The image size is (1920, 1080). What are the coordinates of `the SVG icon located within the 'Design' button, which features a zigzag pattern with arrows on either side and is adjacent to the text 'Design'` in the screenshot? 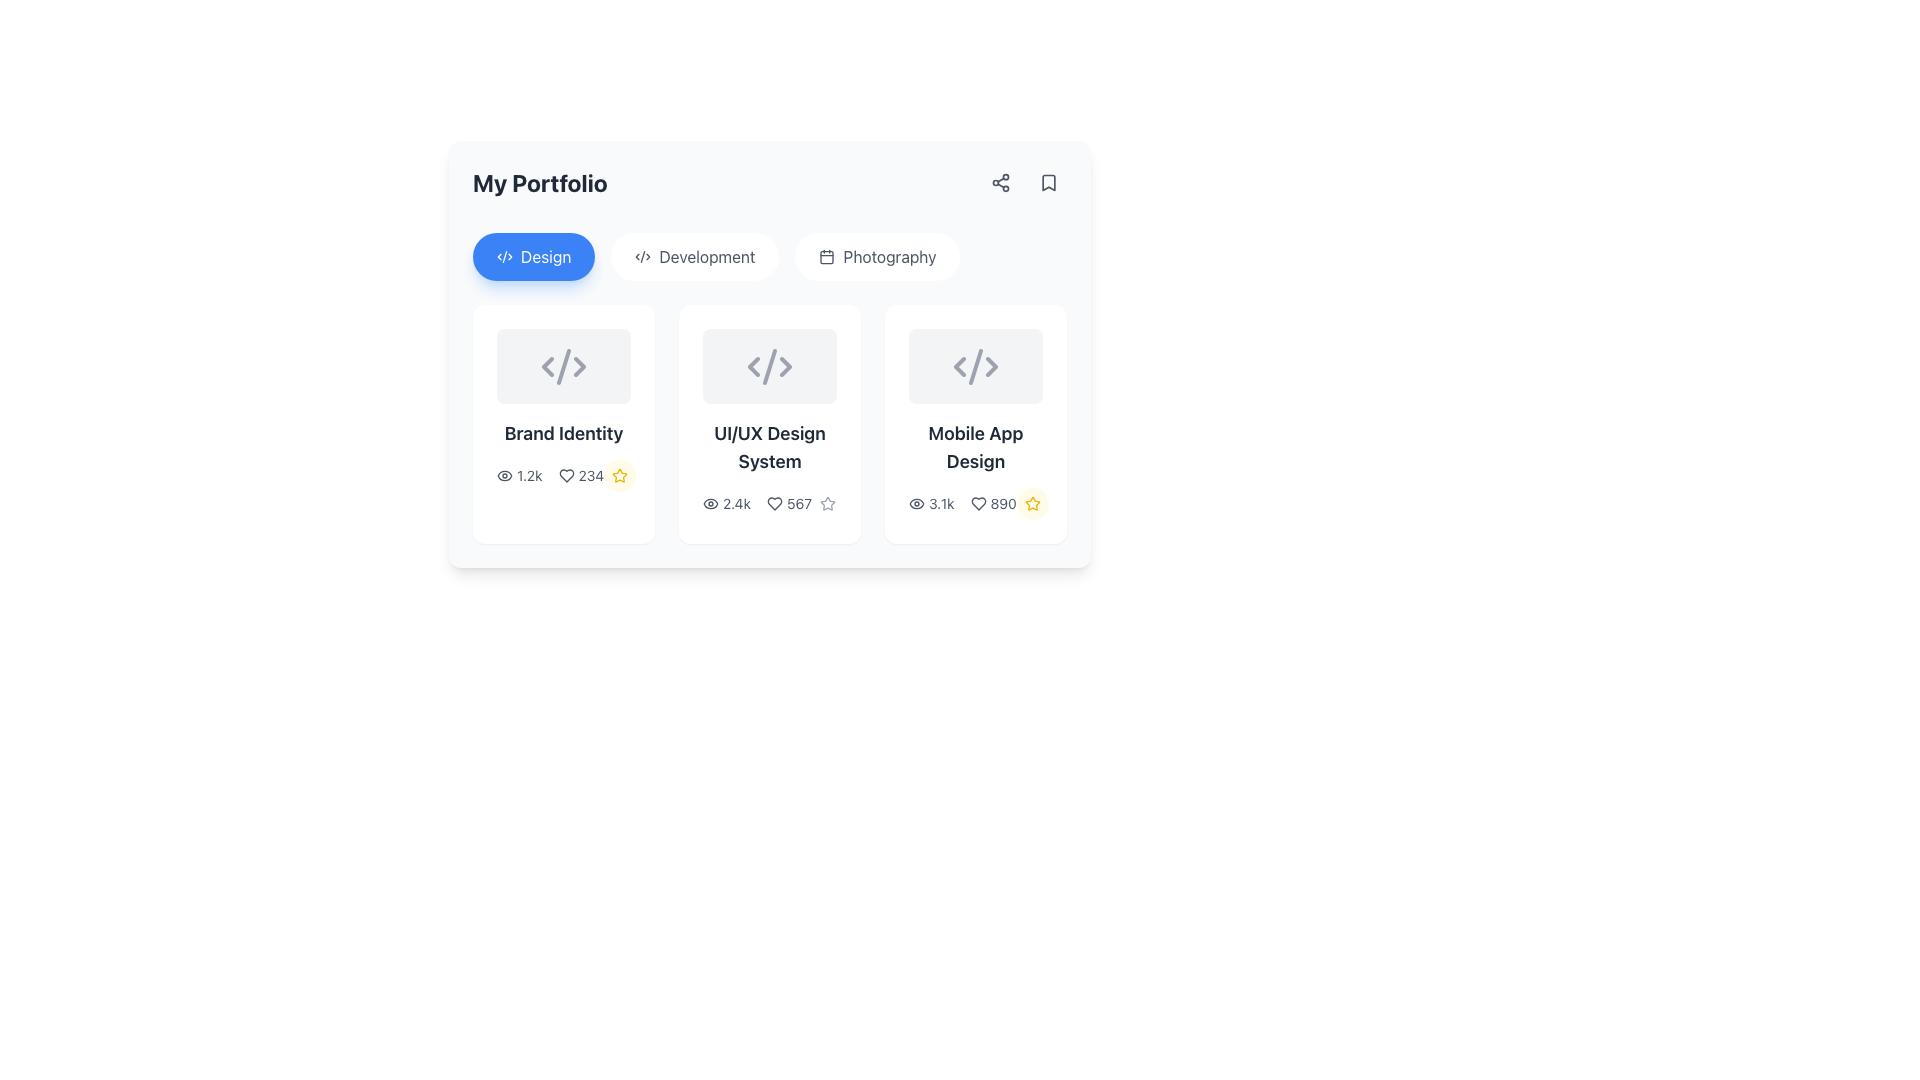 It's located at (504, 256).